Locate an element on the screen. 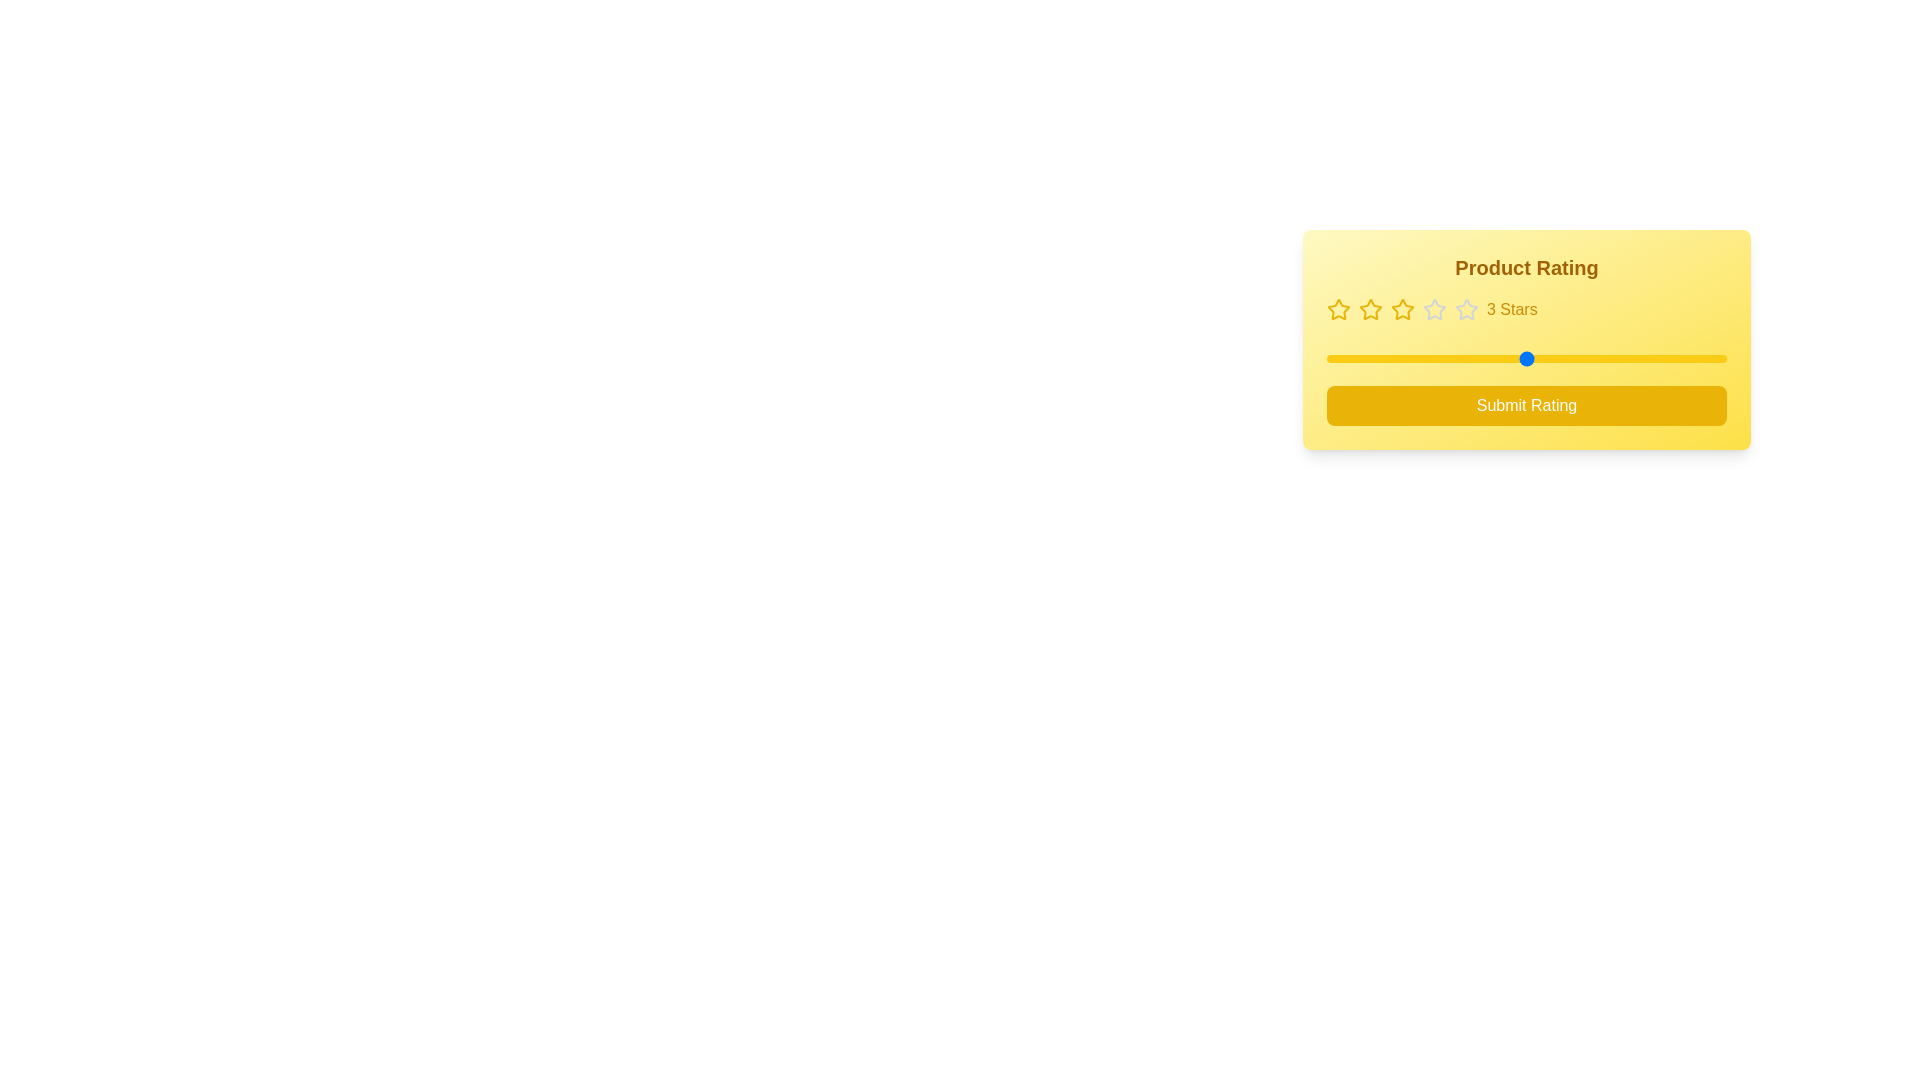  product rating is located at coordinates (1627, 357).